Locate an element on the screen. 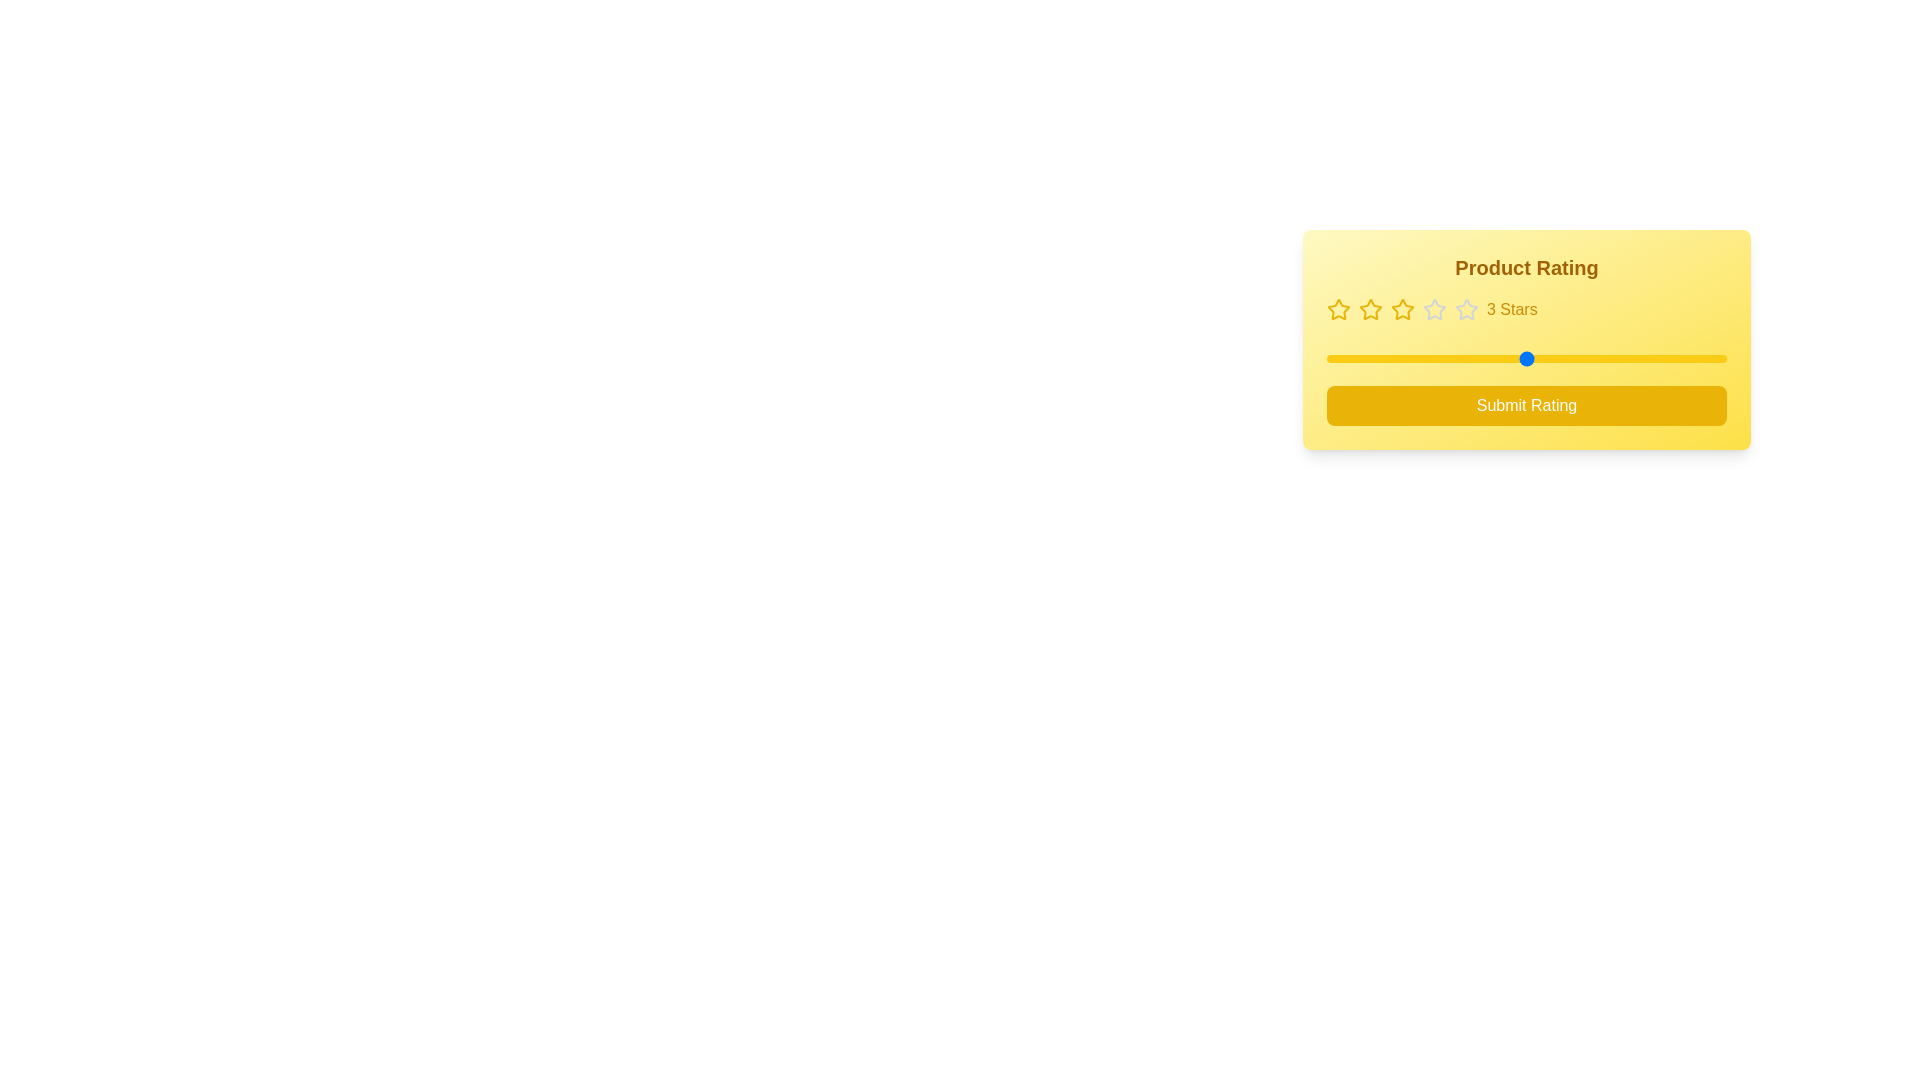  product rating is located at coordinates (1627, 357).